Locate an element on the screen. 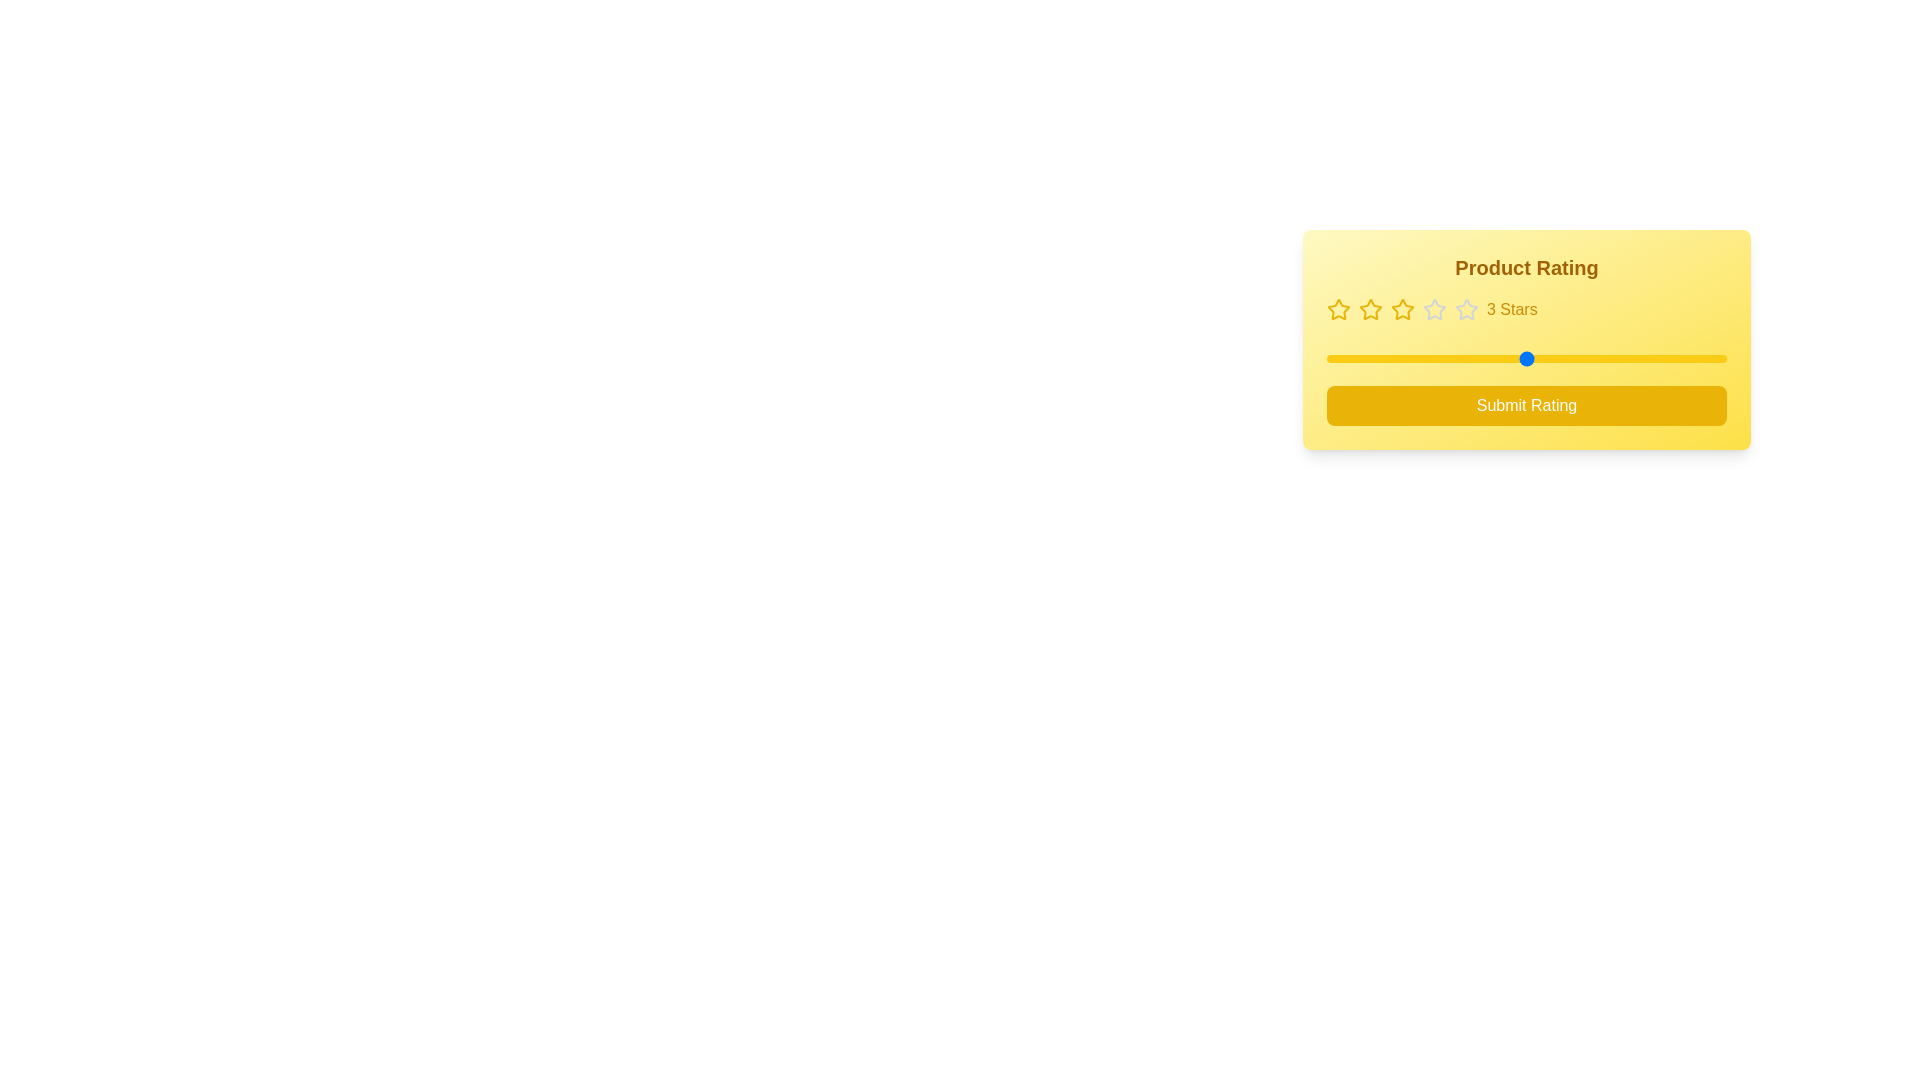  product rating is located at coordinates (1627, 357).